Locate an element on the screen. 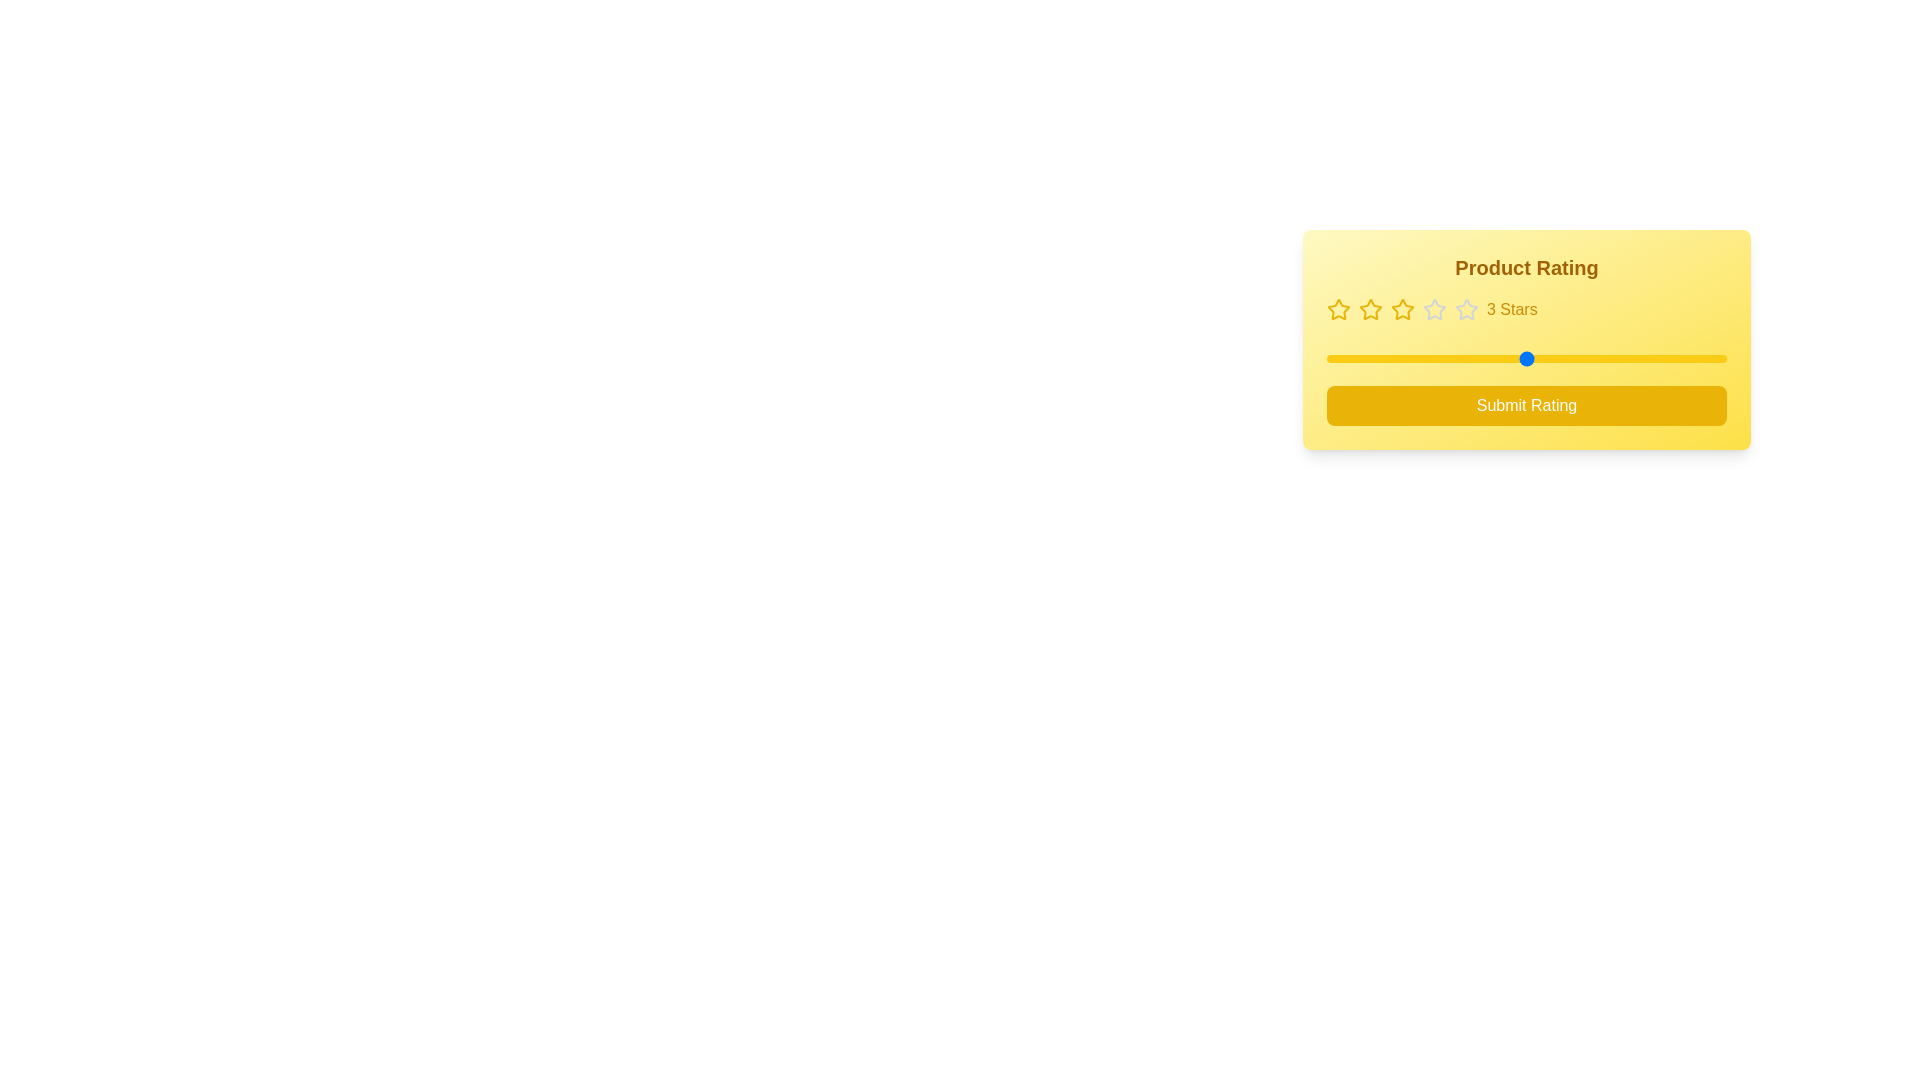  product rating is located at coordinates (1627, 357).